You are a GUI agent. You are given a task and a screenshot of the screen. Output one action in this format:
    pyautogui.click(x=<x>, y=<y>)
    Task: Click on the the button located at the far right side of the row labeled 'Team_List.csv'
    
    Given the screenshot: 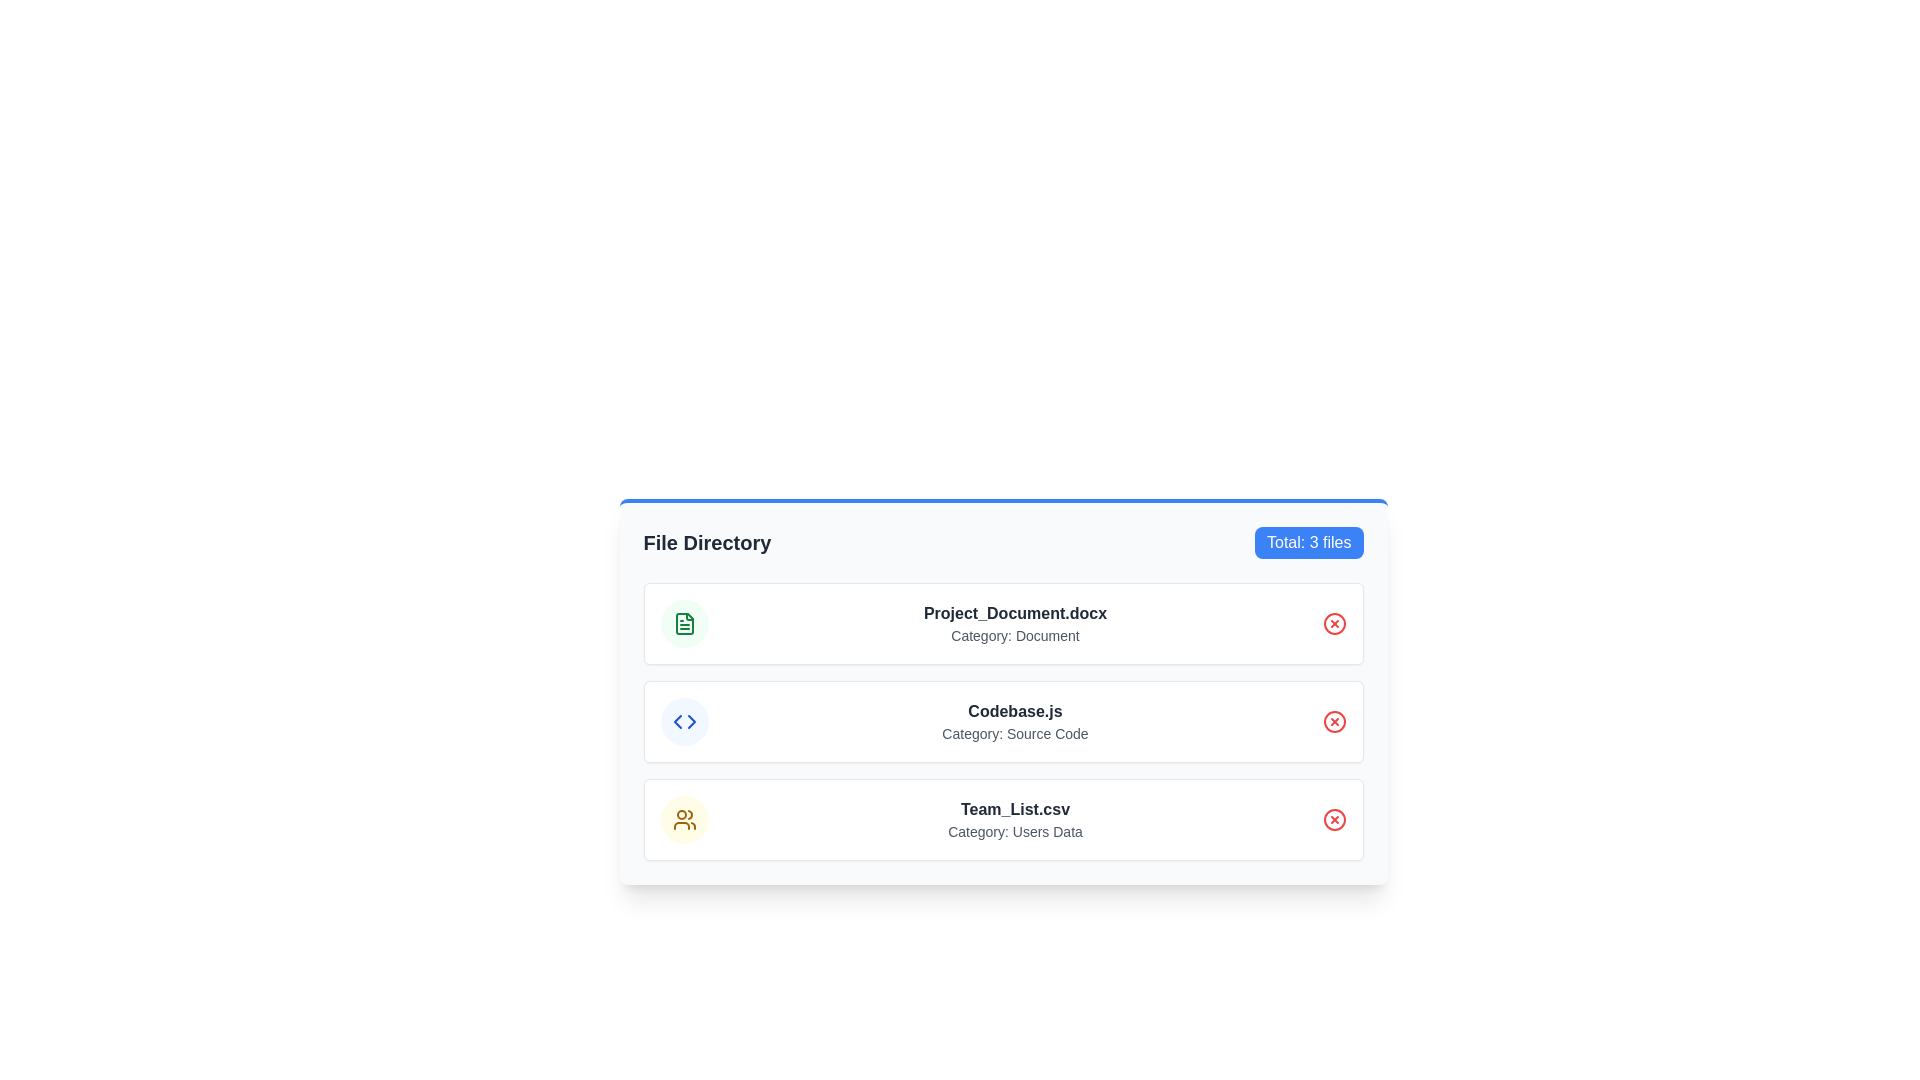 What is the action you would take?
    pyautogui.click(x=1334, y=820)
    